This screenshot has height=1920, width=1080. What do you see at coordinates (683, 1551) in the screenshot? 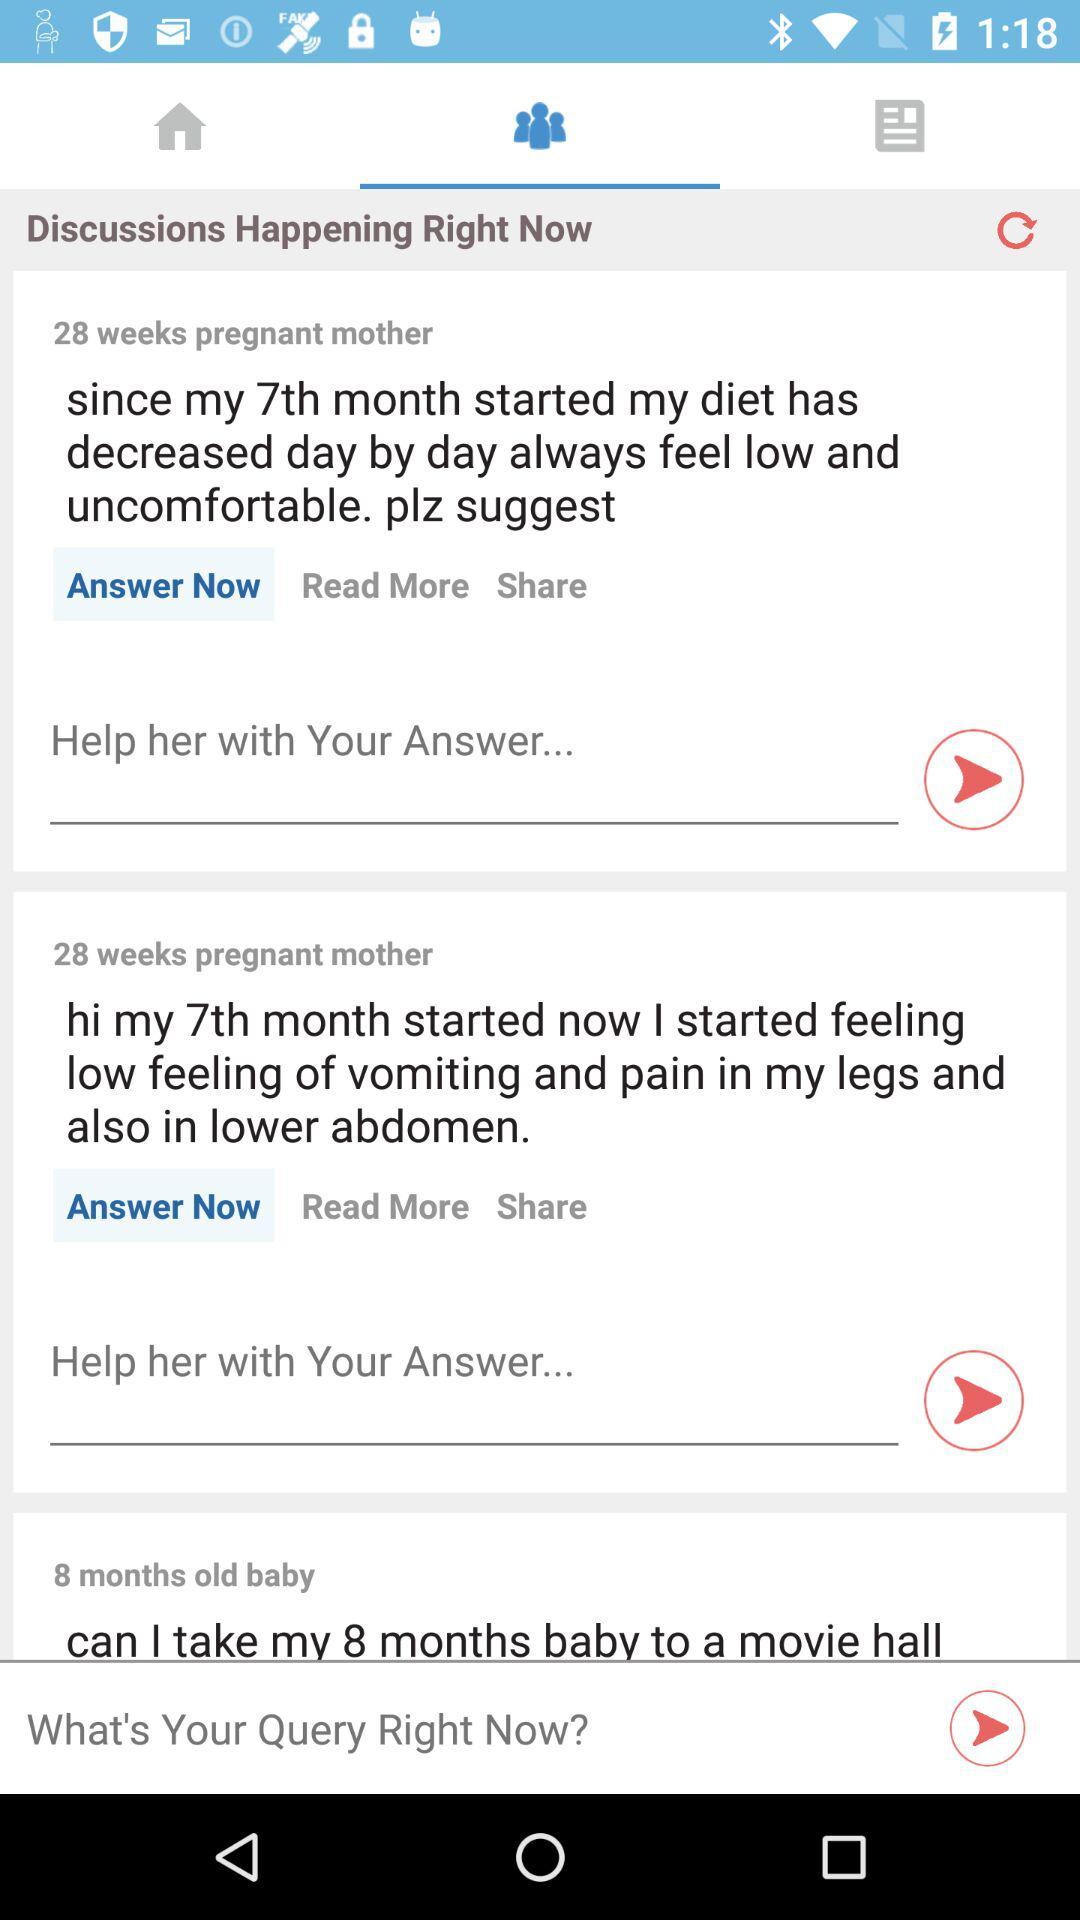
I see `the item to the right of 8 months old item` at bounding box center [683, 1551].